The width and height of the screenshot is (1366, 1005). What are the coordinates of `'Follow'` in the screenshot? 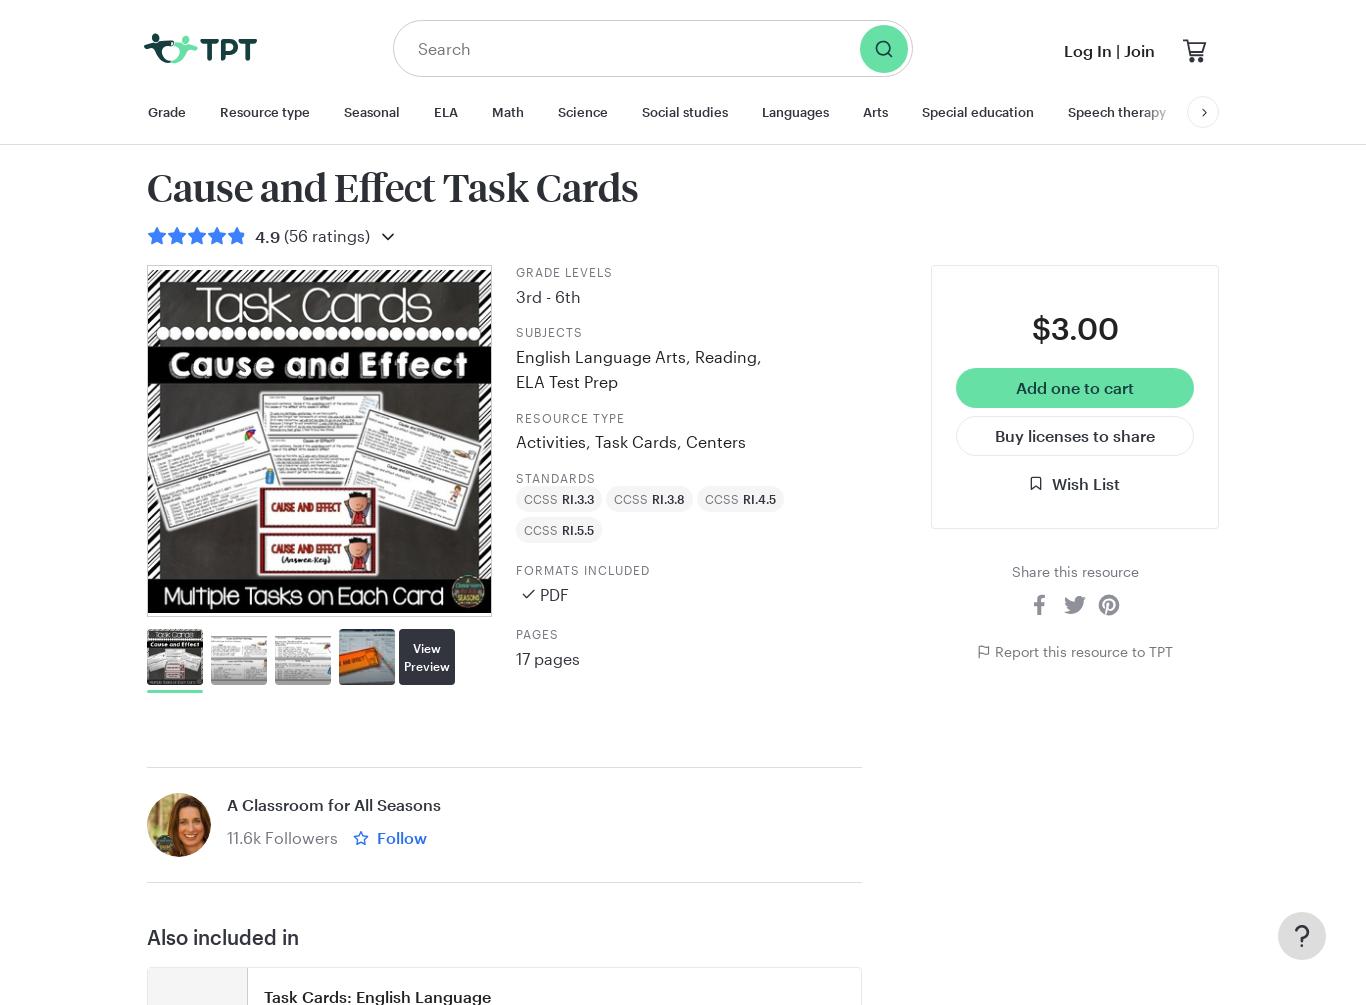 It's located at (401, 837).